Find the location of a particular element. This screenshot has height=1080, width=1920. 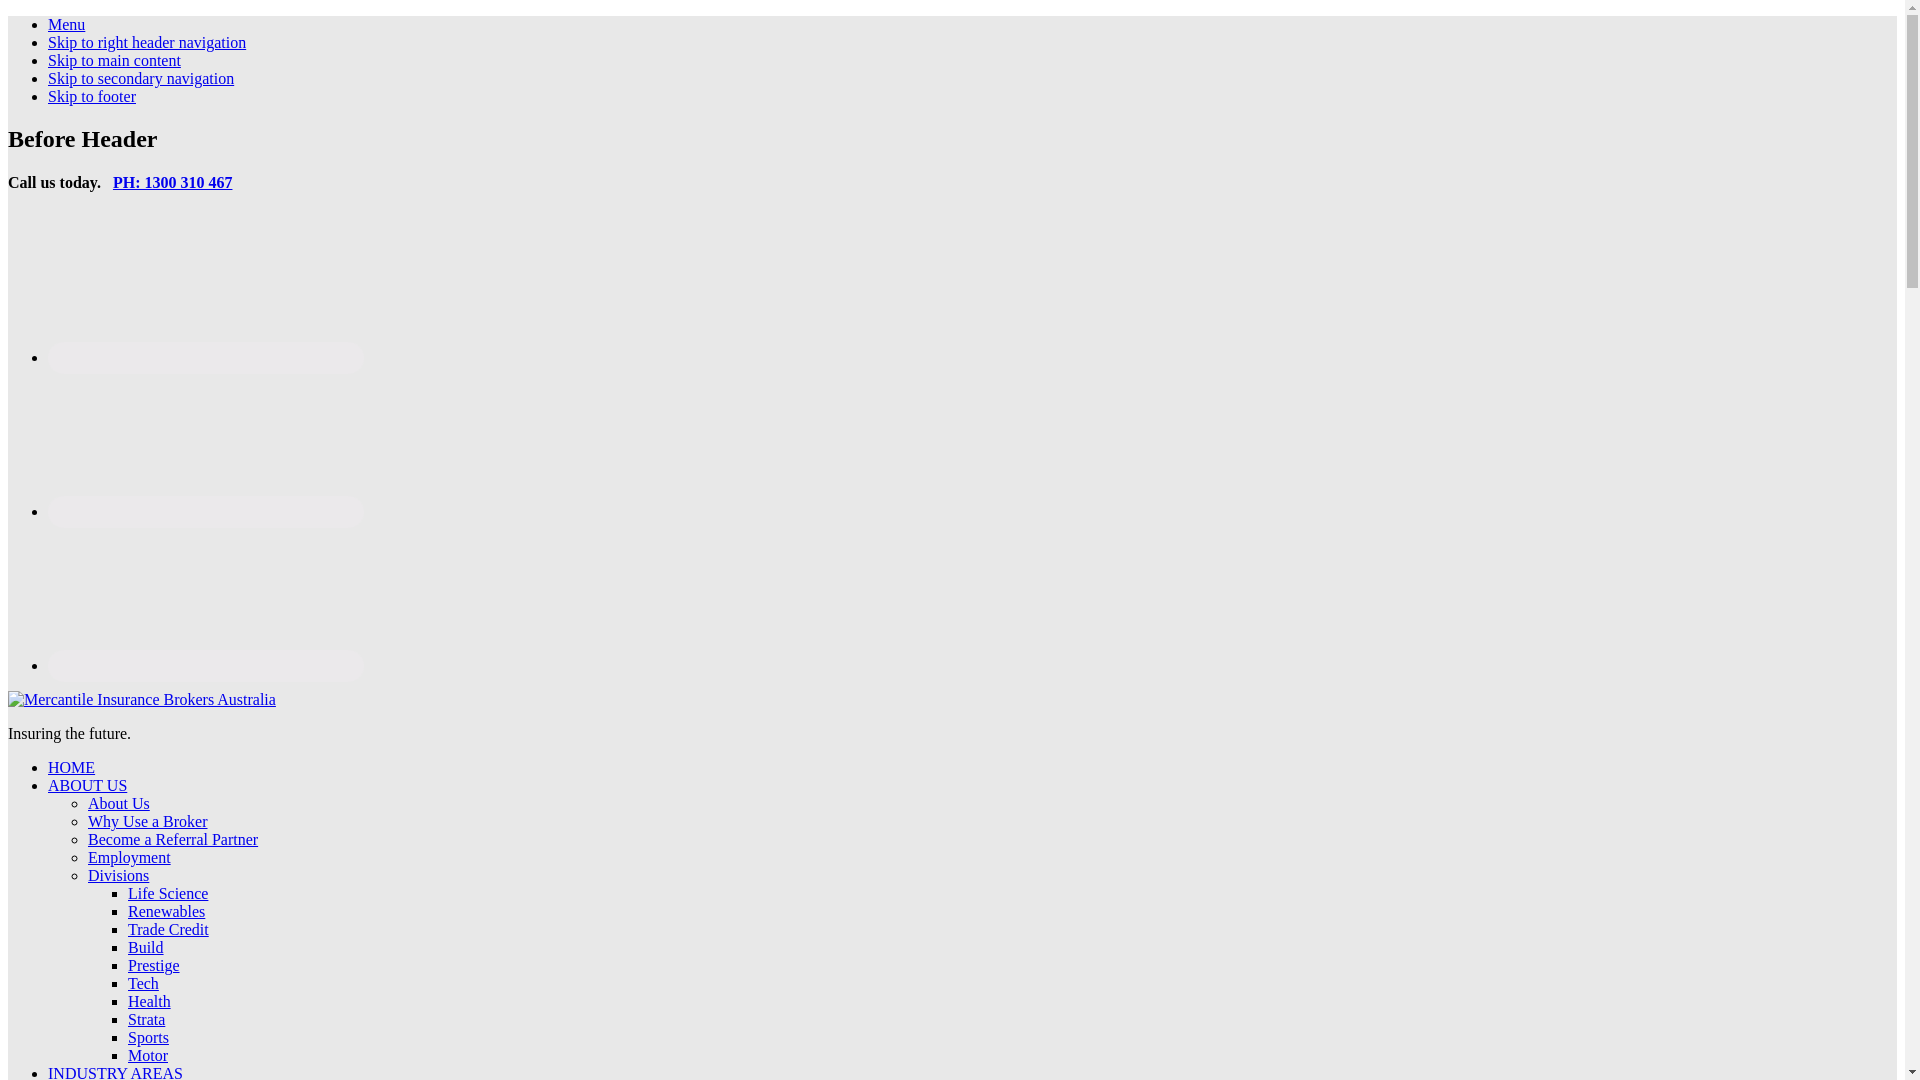

'Skip to main content' is located at coordinates (113, 59).